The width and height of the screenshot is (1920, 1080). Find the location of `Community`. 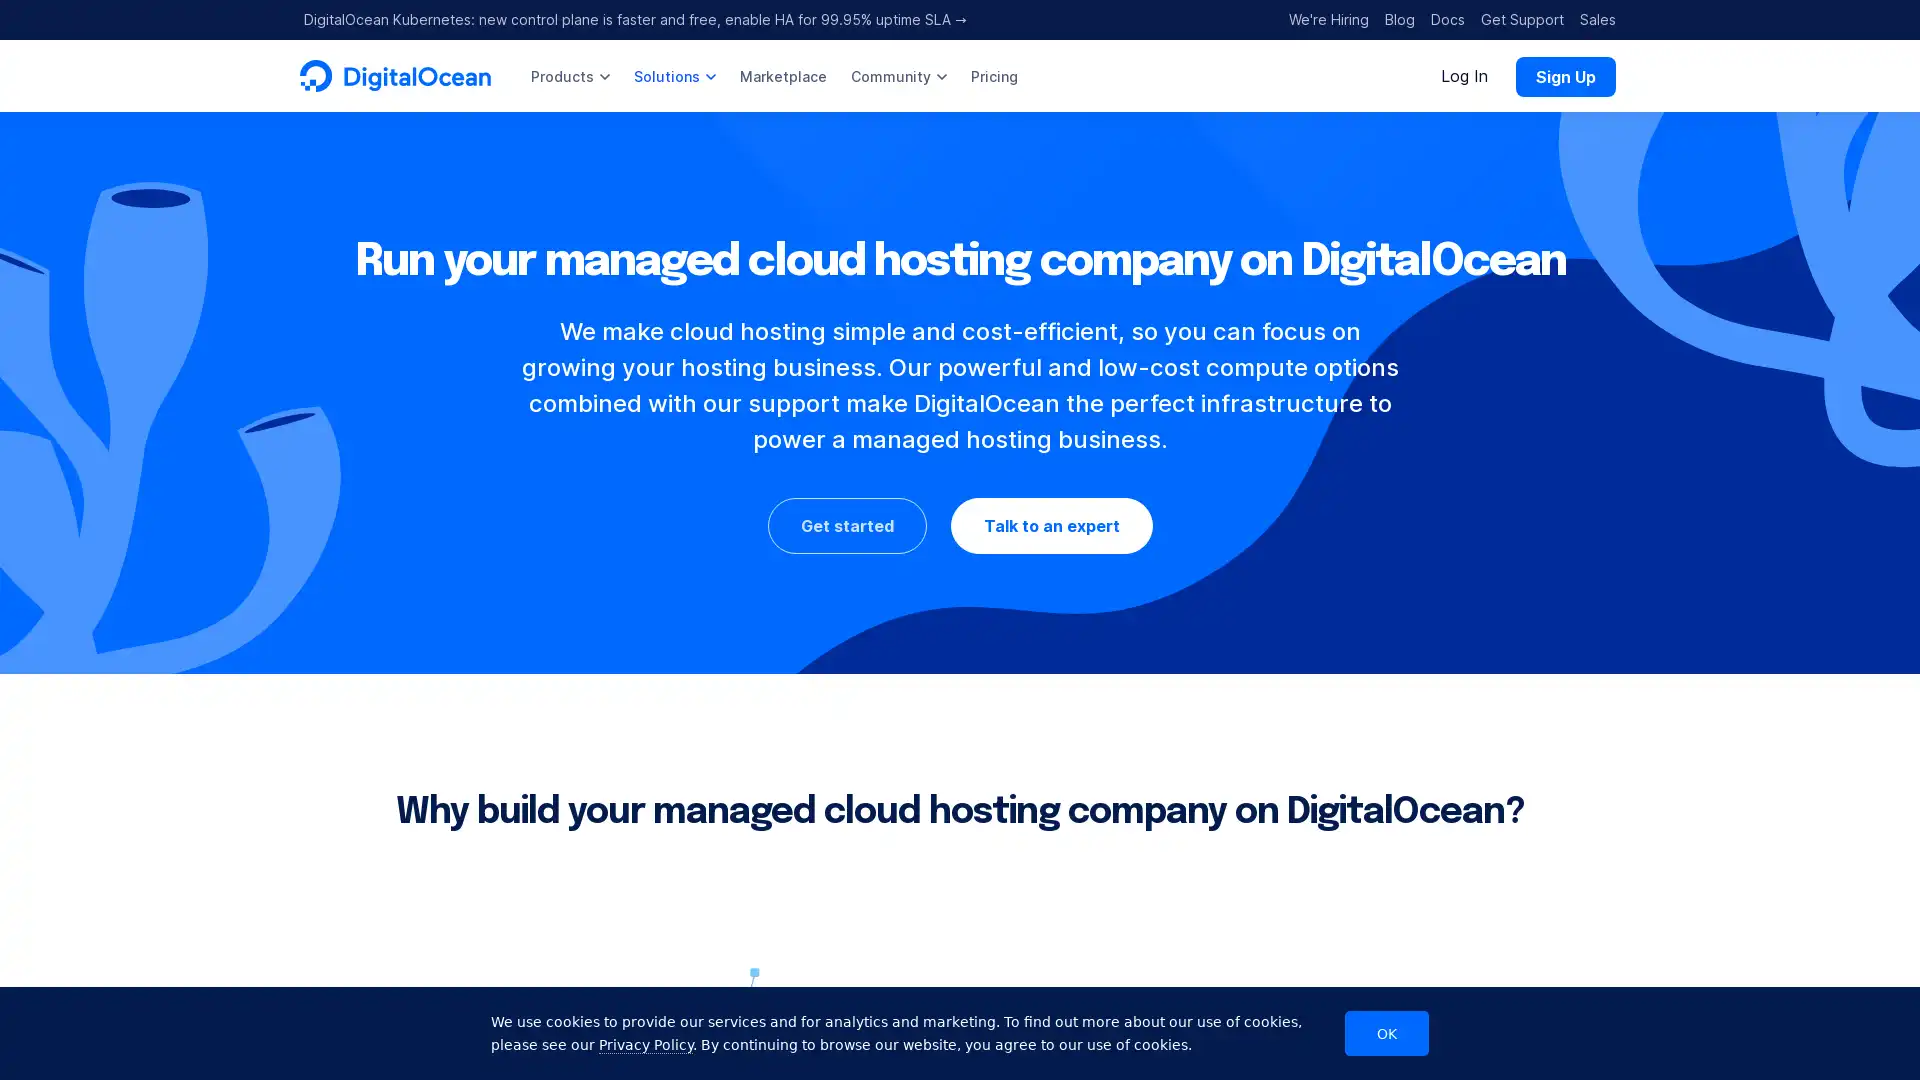

Community is located at coordinates (897, 75).